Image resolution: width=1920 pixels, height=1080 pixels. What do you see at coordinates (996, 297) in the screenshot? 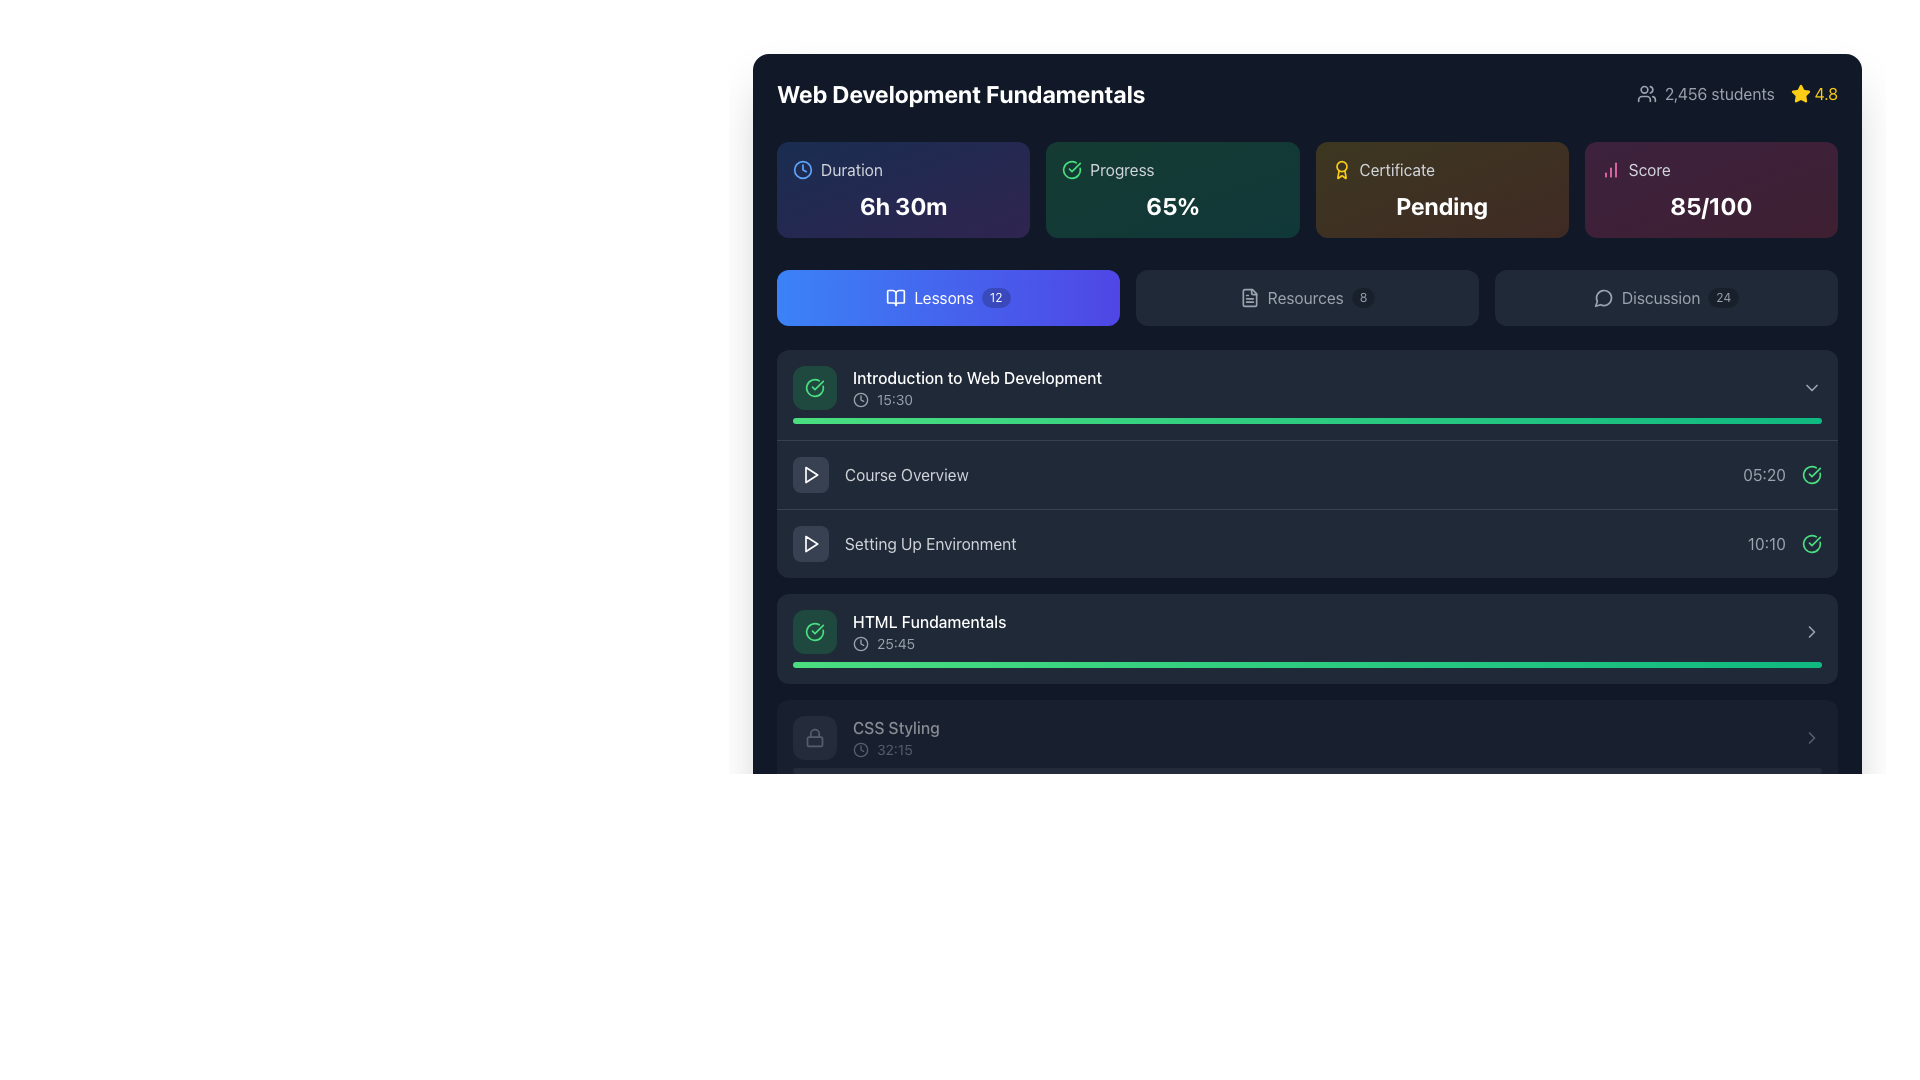
I see `the Badge element, which is a count indicator for lessons associated with a course, located on the right-hand side of the 'Lessons' button` at bounding box center [996, 297].